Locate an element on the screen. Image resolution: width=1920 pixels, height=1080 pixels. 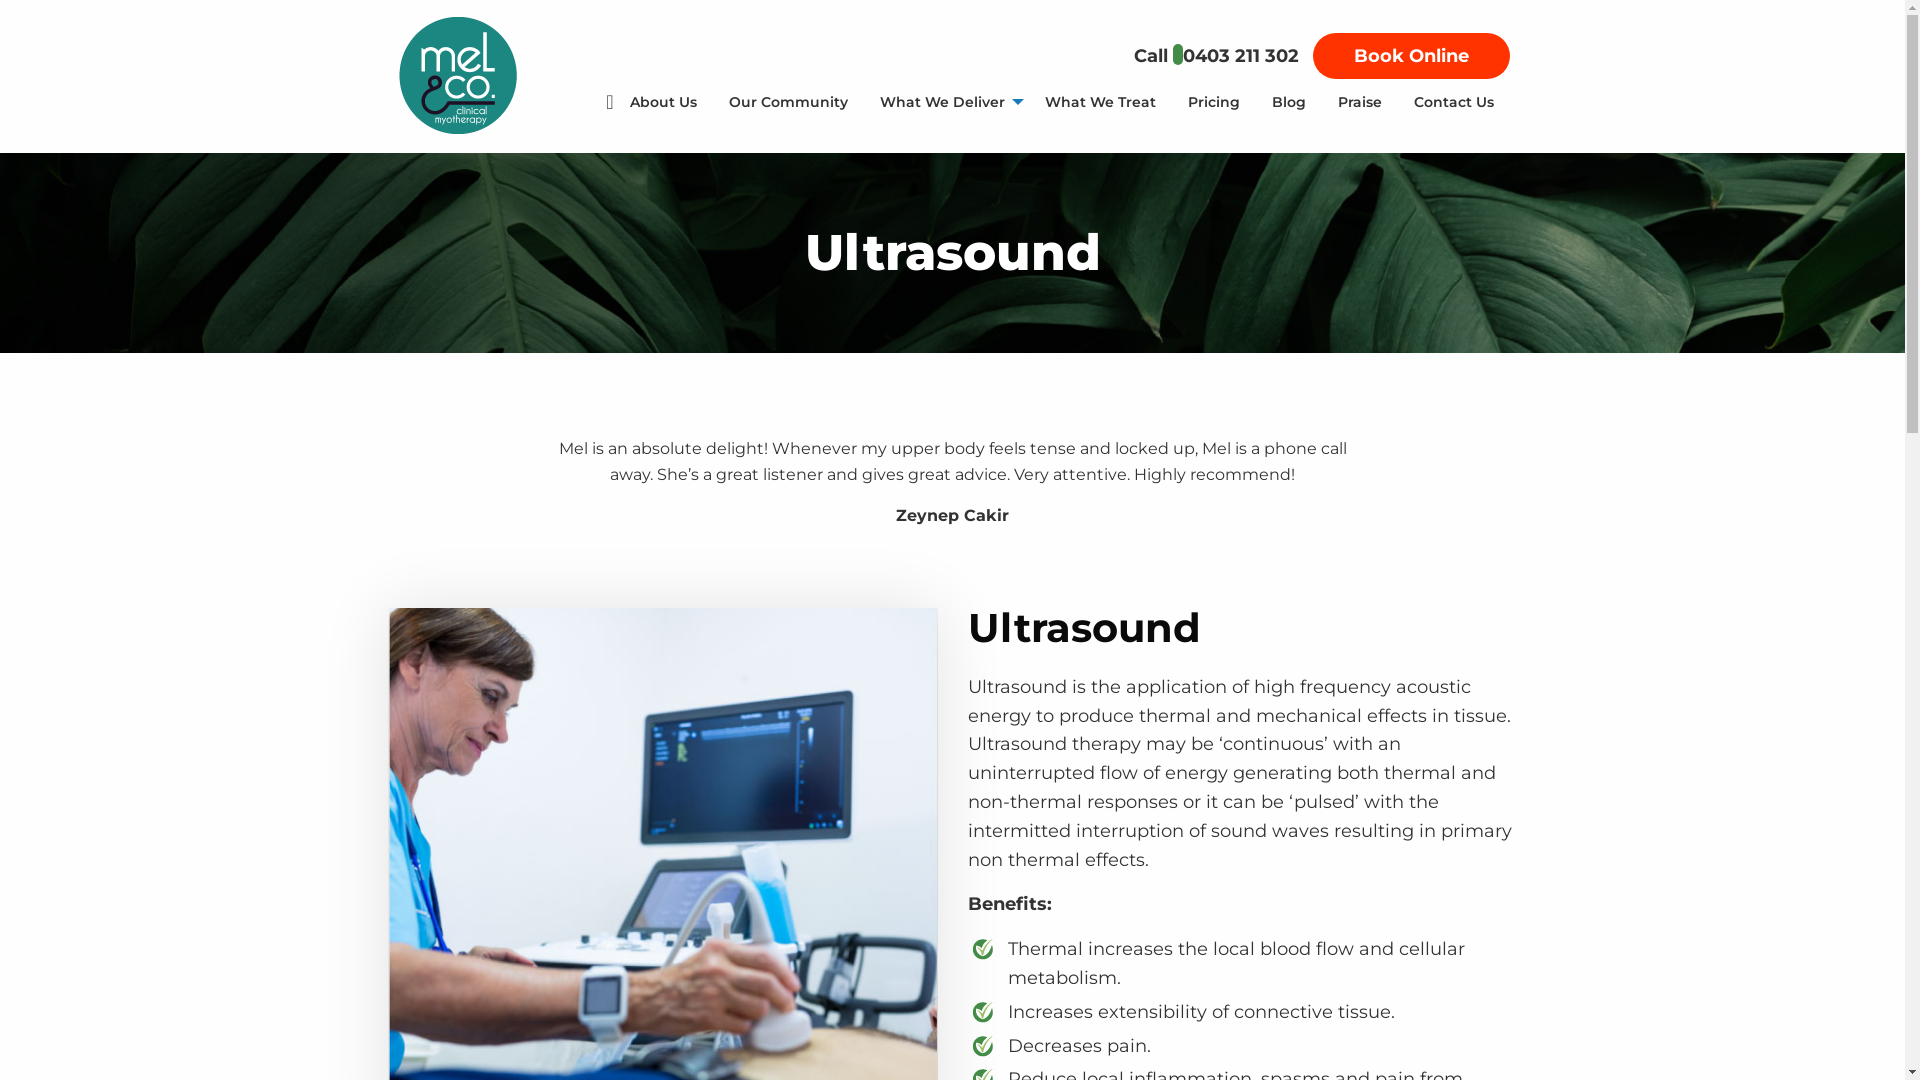
'0403 211 302' is located at coordinates (1238, 55).